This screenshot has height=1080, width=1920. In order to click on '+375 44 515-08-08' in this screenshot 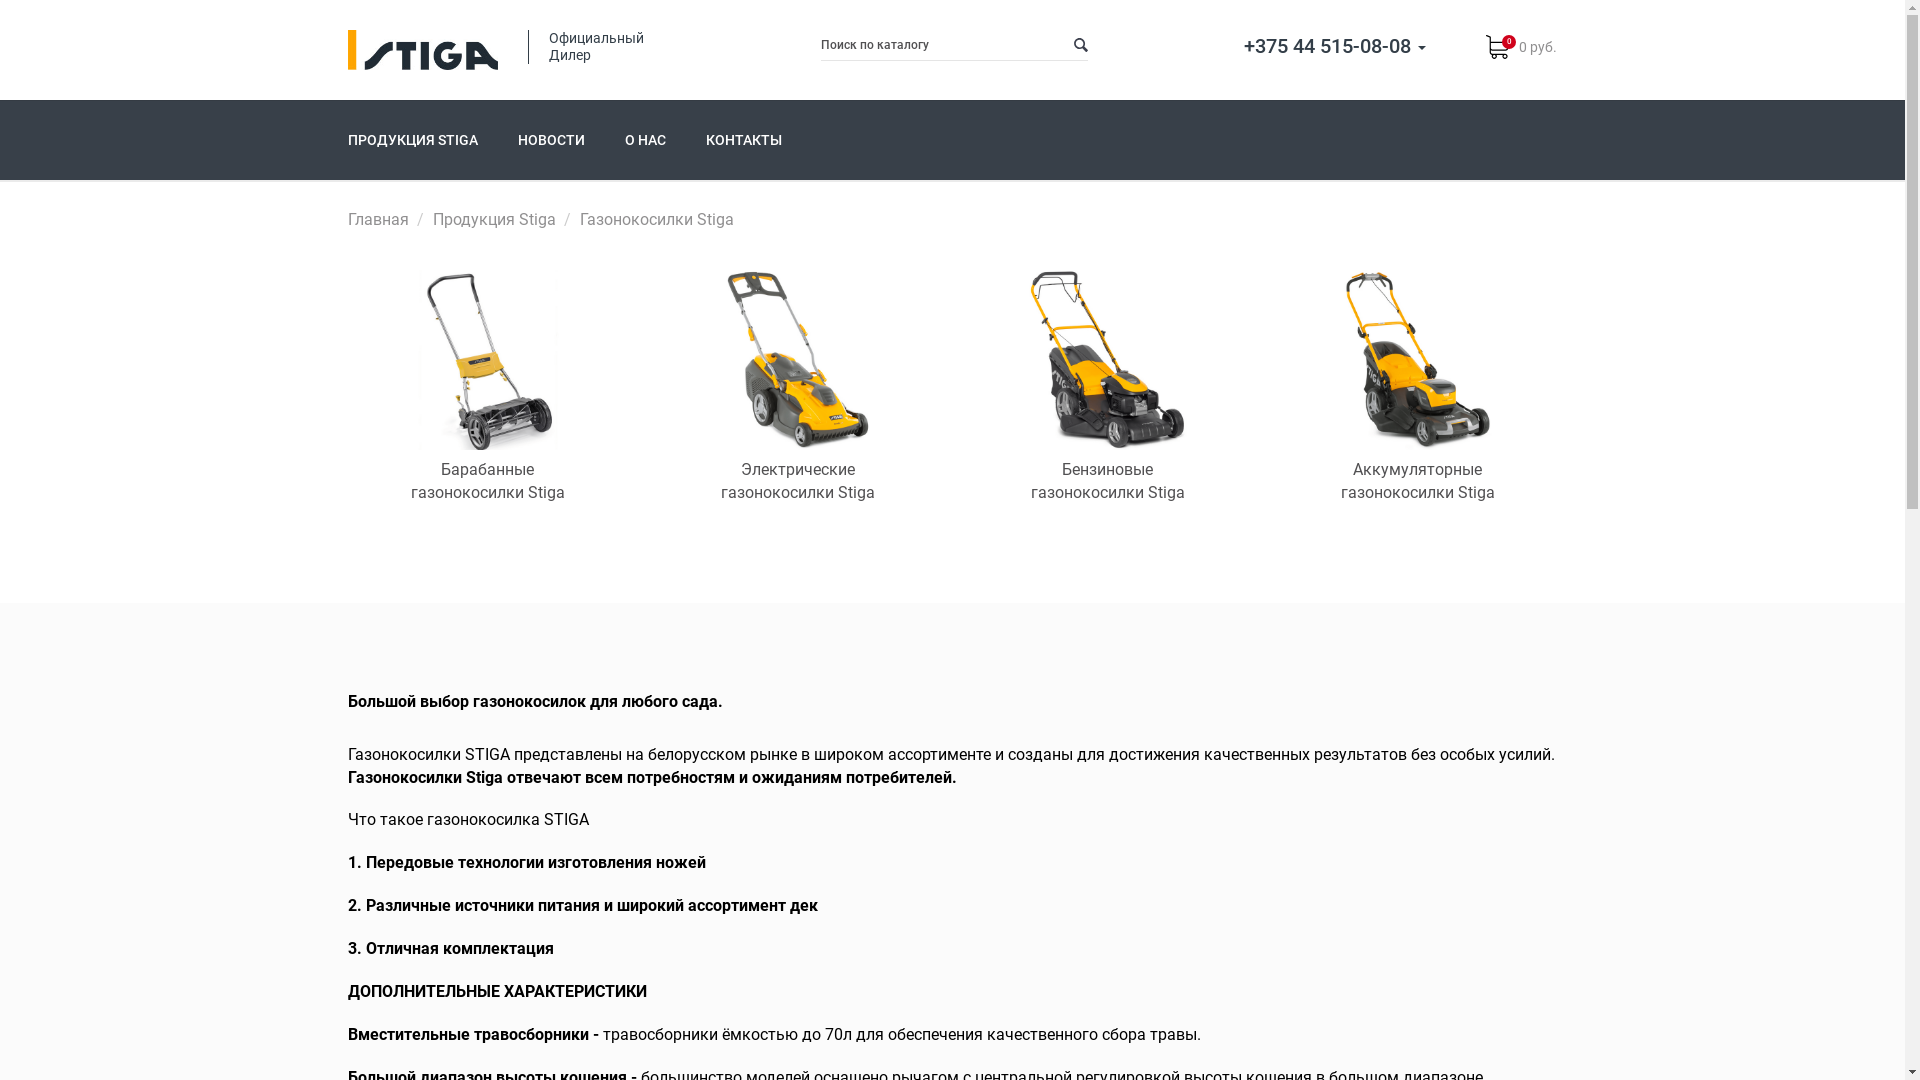, I will do `click(1334, 45)`.